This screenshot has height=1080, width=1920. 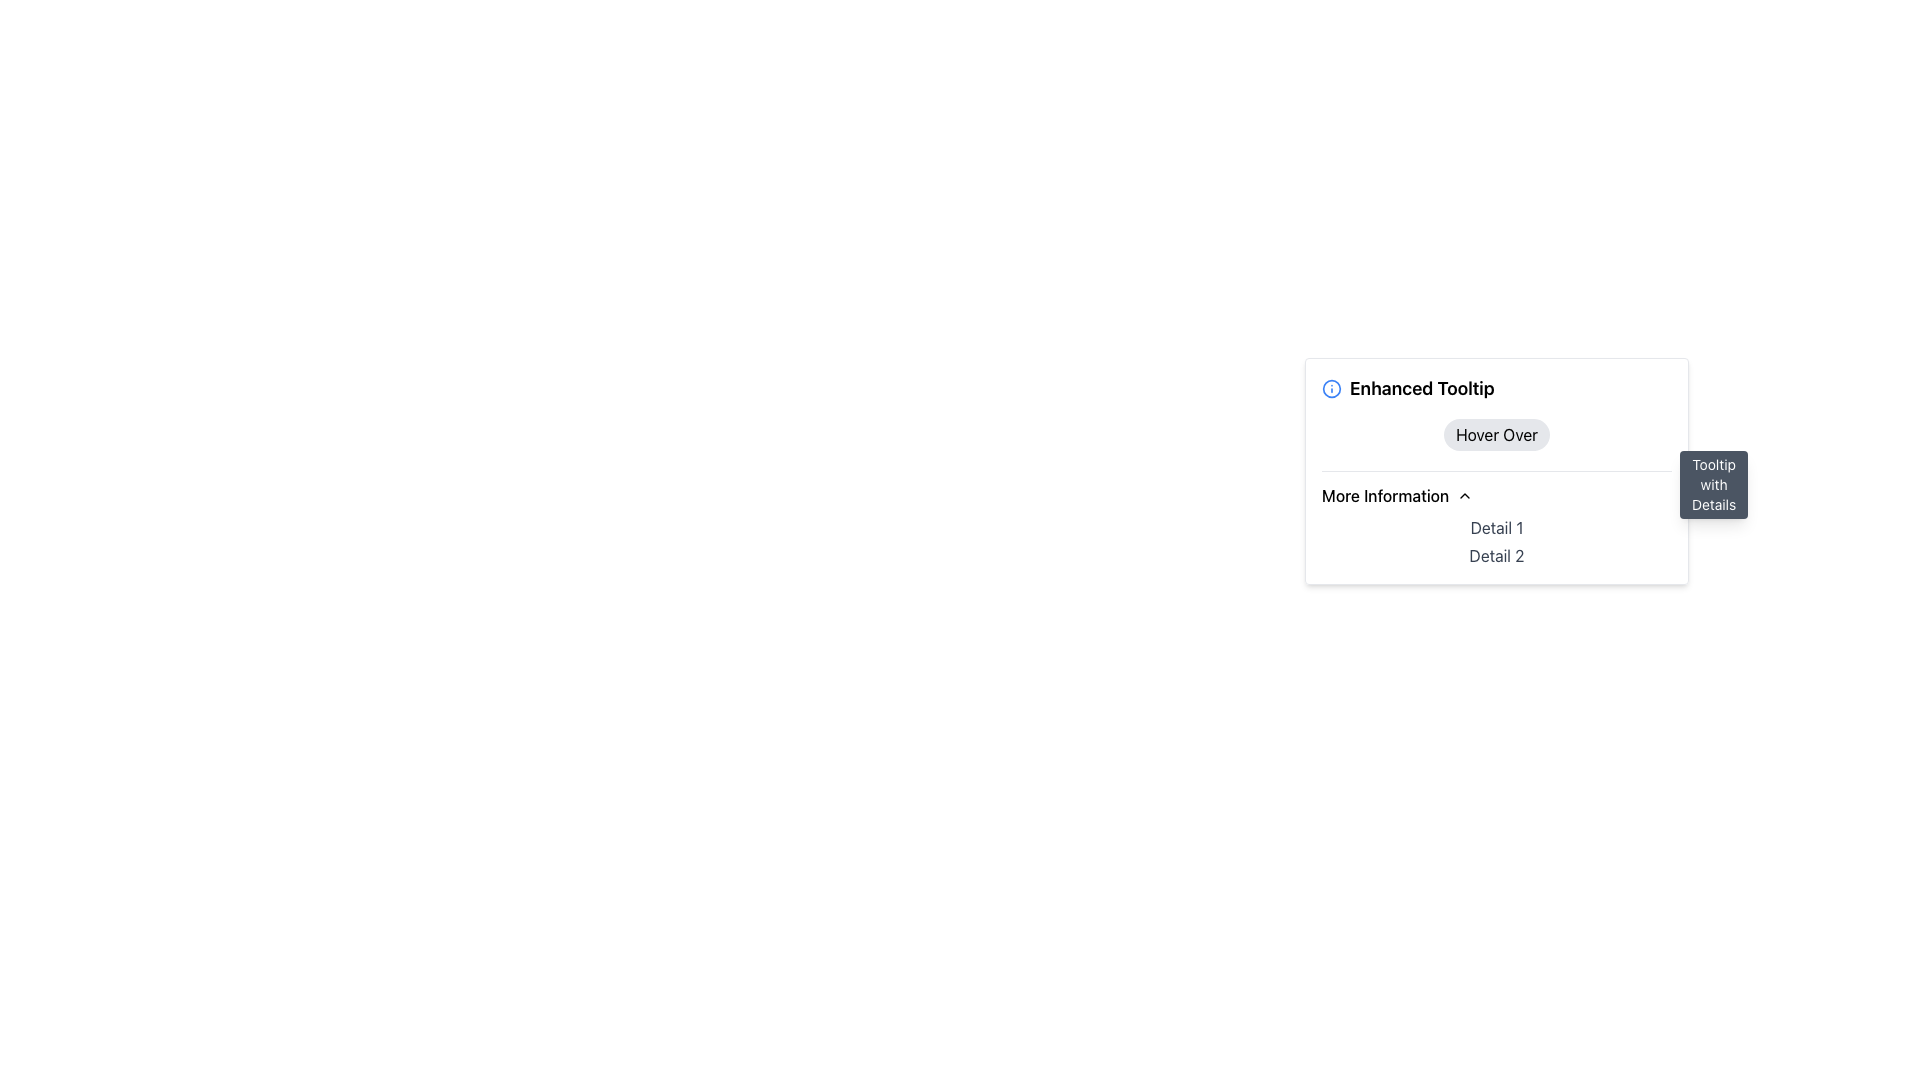 What do you see at coordinates (1331, 389) in the screenshot?
I see `the SVG circle element that serves as a background for the graphical icon located to the left of the 'Enhanced Tooltip' title` at bounding box center [1331, 389].